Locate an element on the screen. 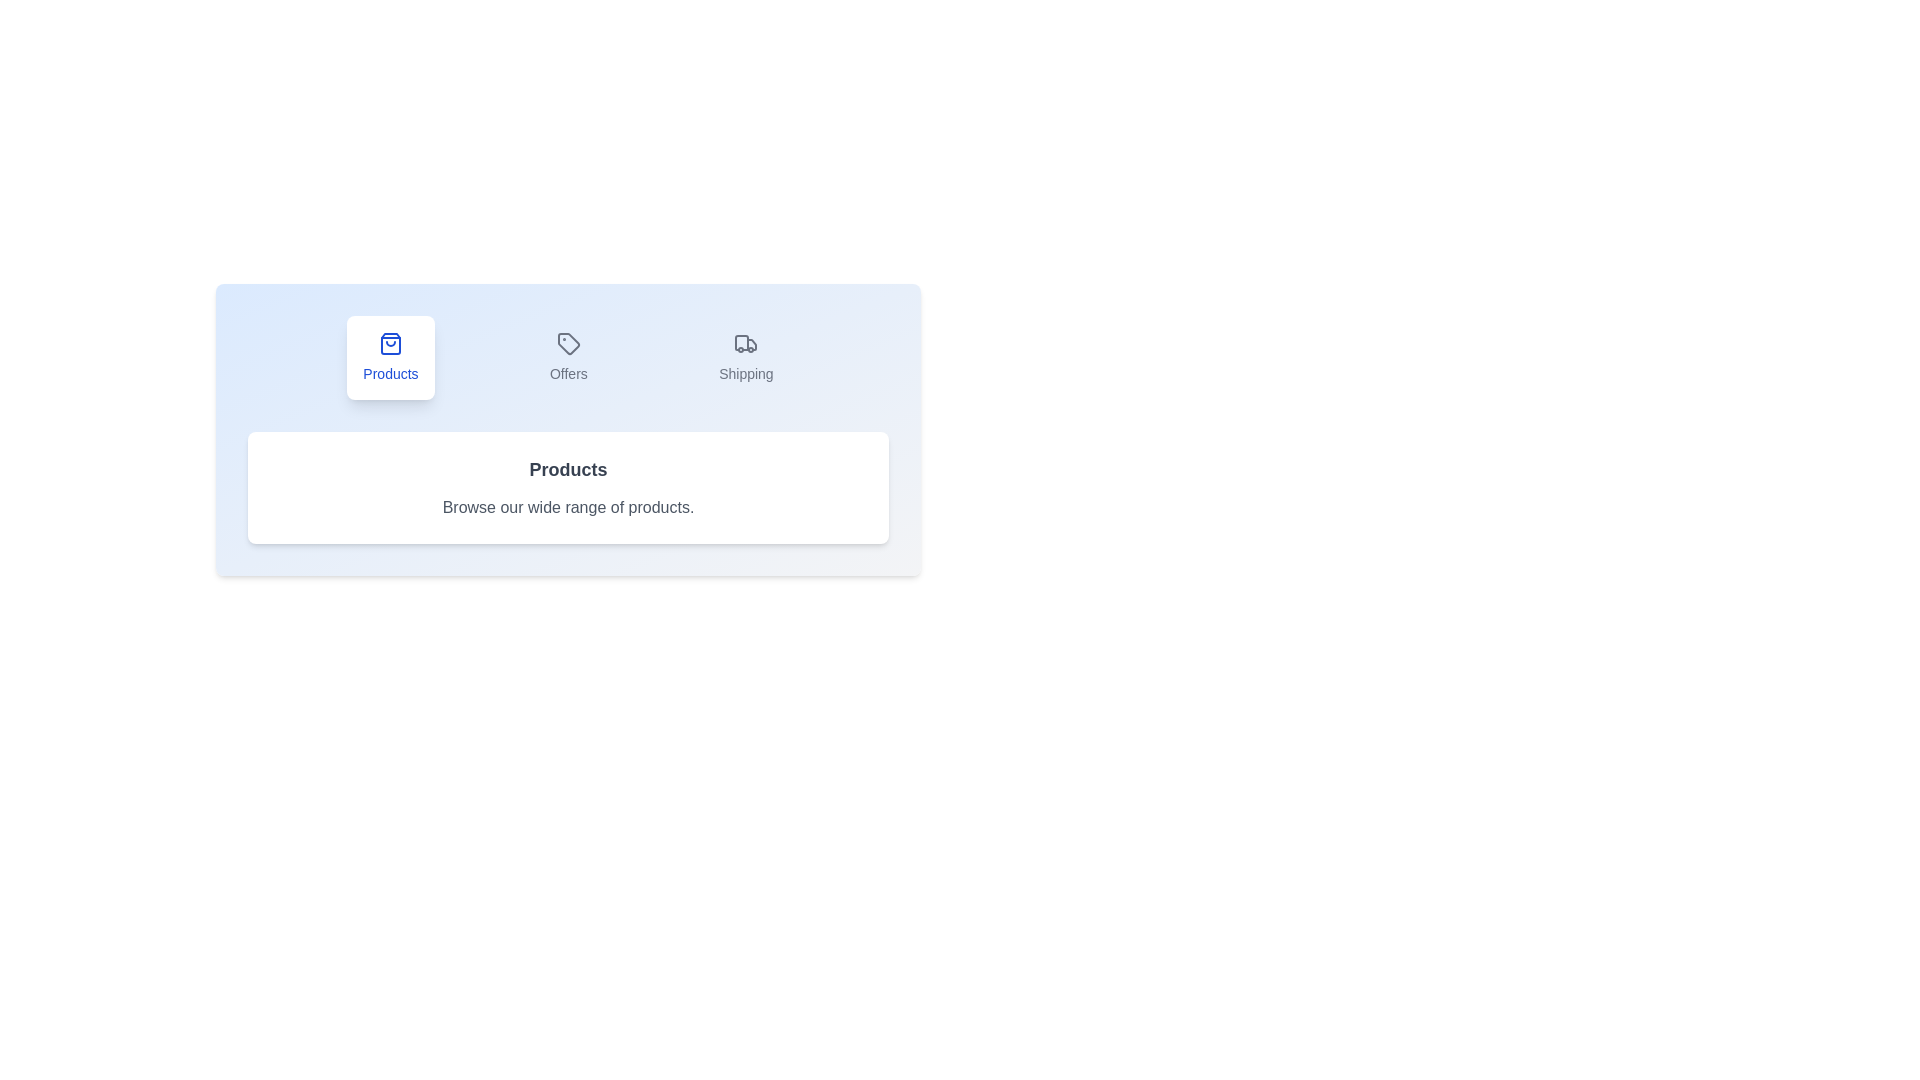 The height and width of the screenshot is (1080, 1920). the tab labeled Shipping to observe the hover effect is located at coordinates (745, 357).